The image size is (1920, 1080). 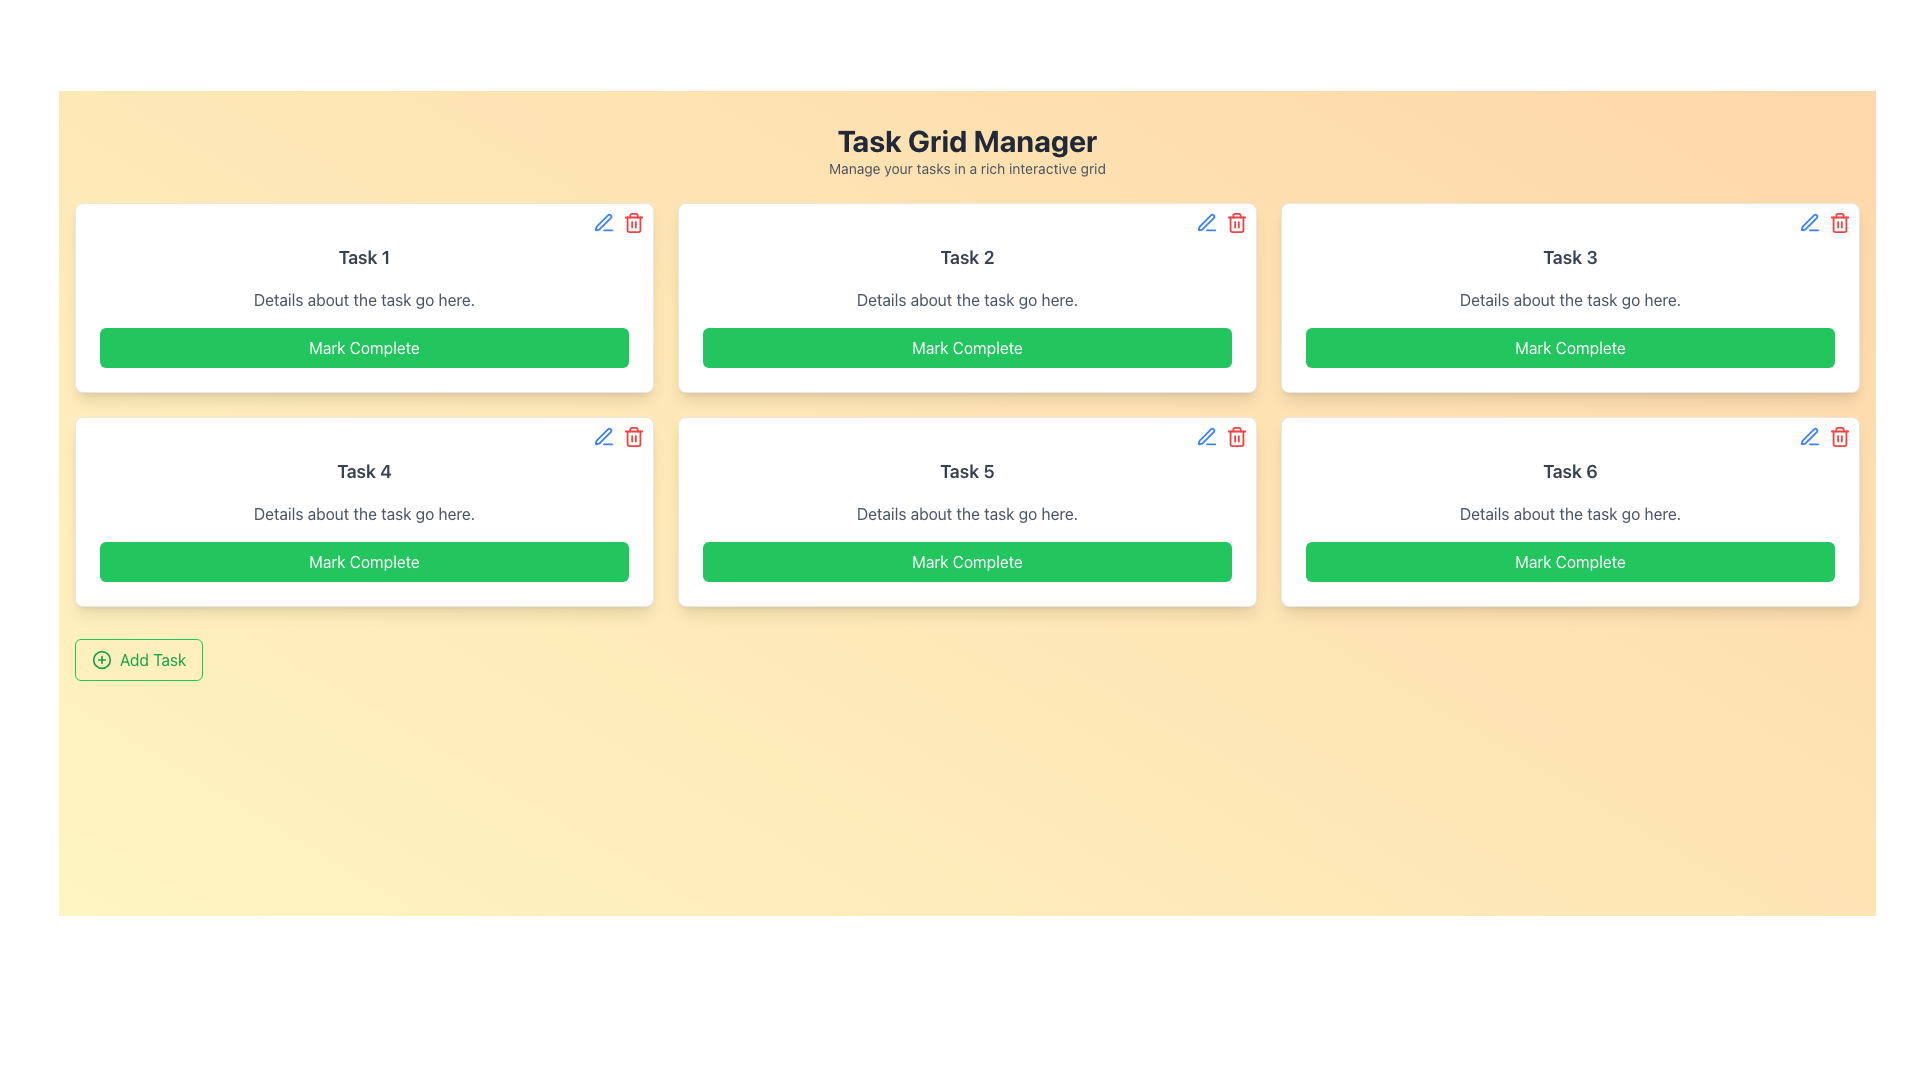 I want to click on the red trashcan icon button located in the top-right corner of the task card, so click(x=632, y=435).